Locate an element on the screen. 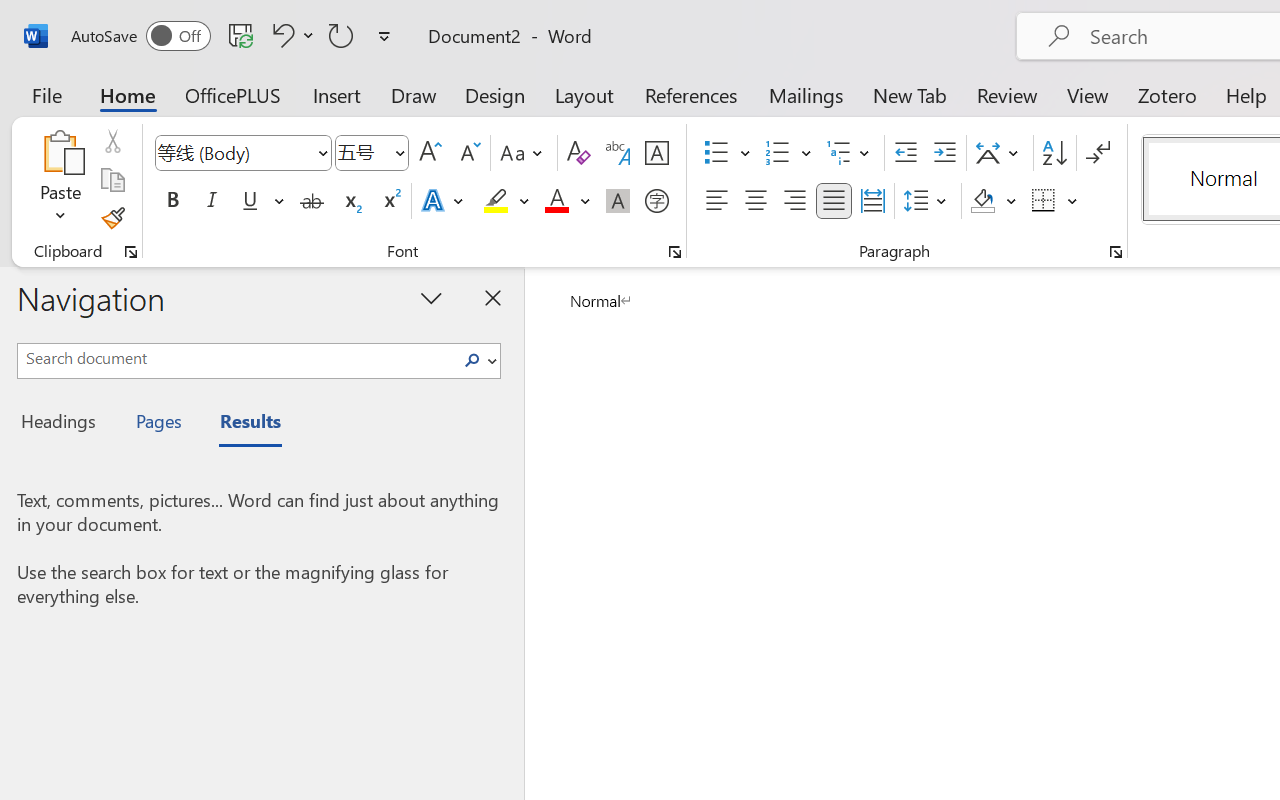 This screenshot has width=1280, height=800. 'Home' is located at coordinates (127, 94).